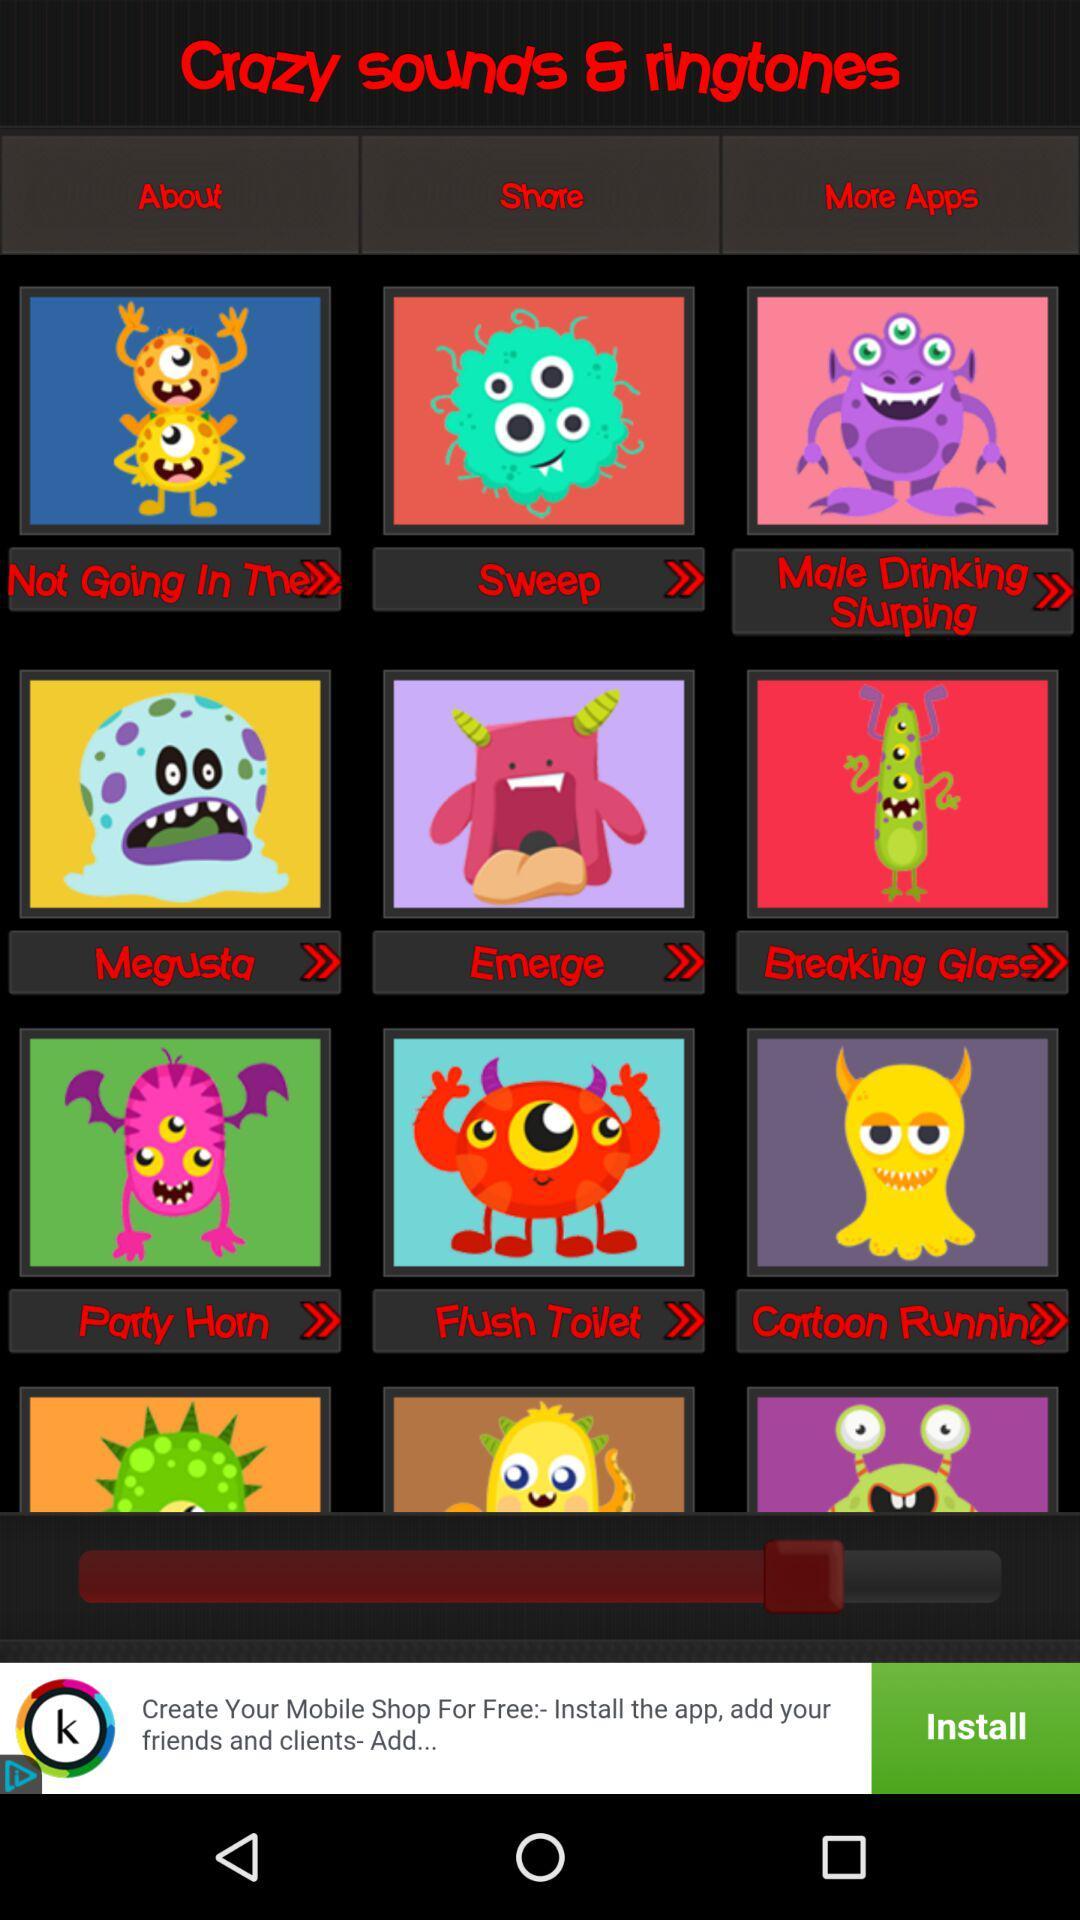  I want to click on switch megusta, so click(174, 794).